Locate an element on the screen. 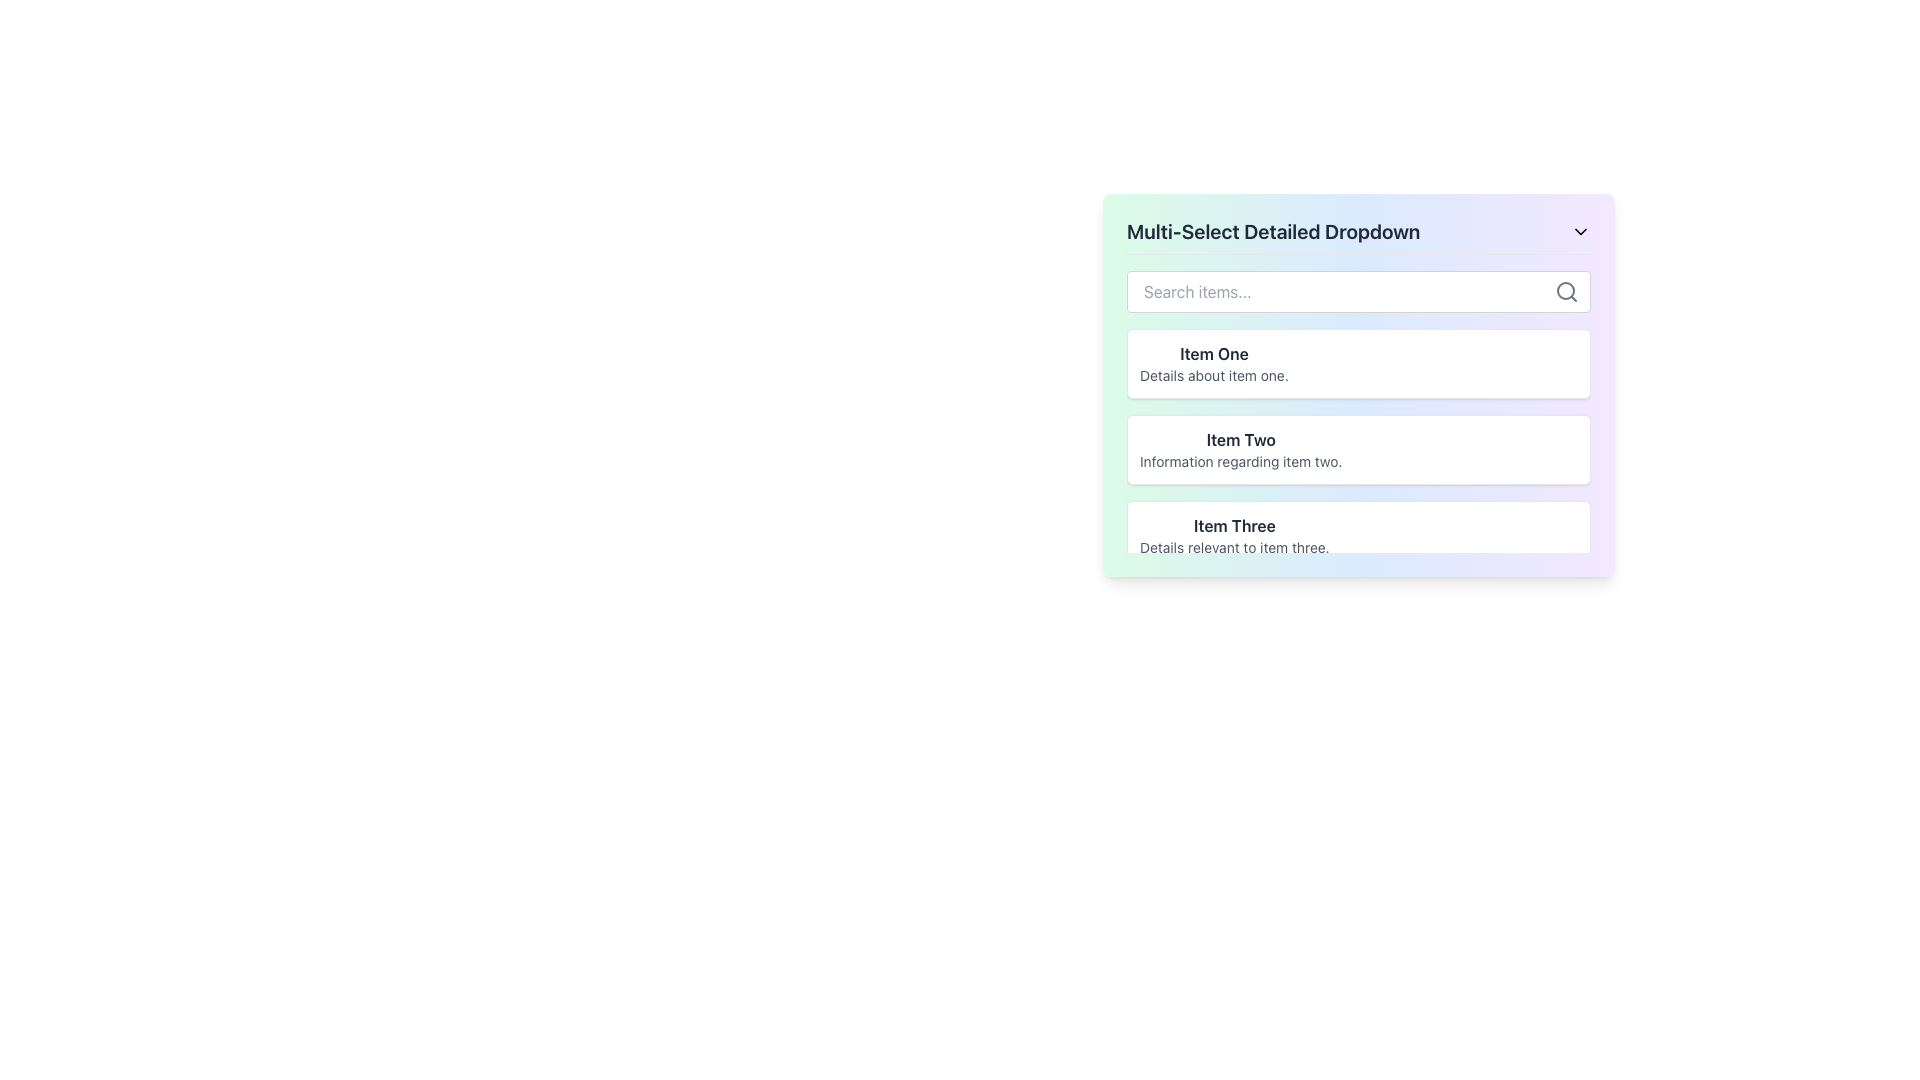  the second list item titled 'Item Two' in the dropdown menu under 'Multi-Select Detailed Dropdown' is located at coordinates (1358, 439).